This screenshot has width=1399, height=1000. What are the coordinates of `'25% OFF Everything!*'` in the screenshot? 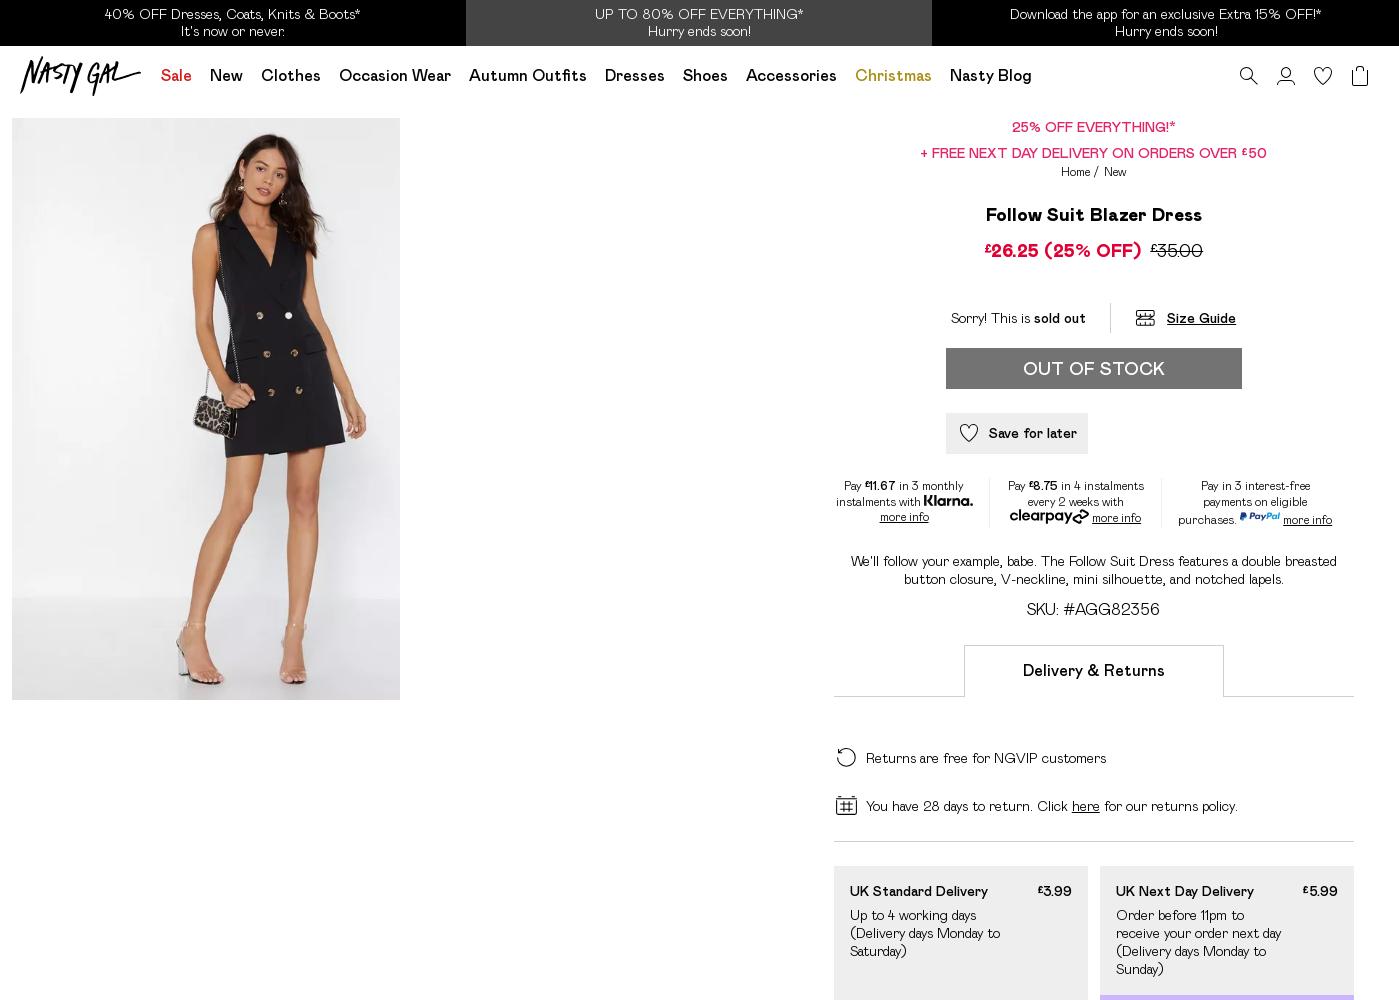 It's located at (1010, 126).